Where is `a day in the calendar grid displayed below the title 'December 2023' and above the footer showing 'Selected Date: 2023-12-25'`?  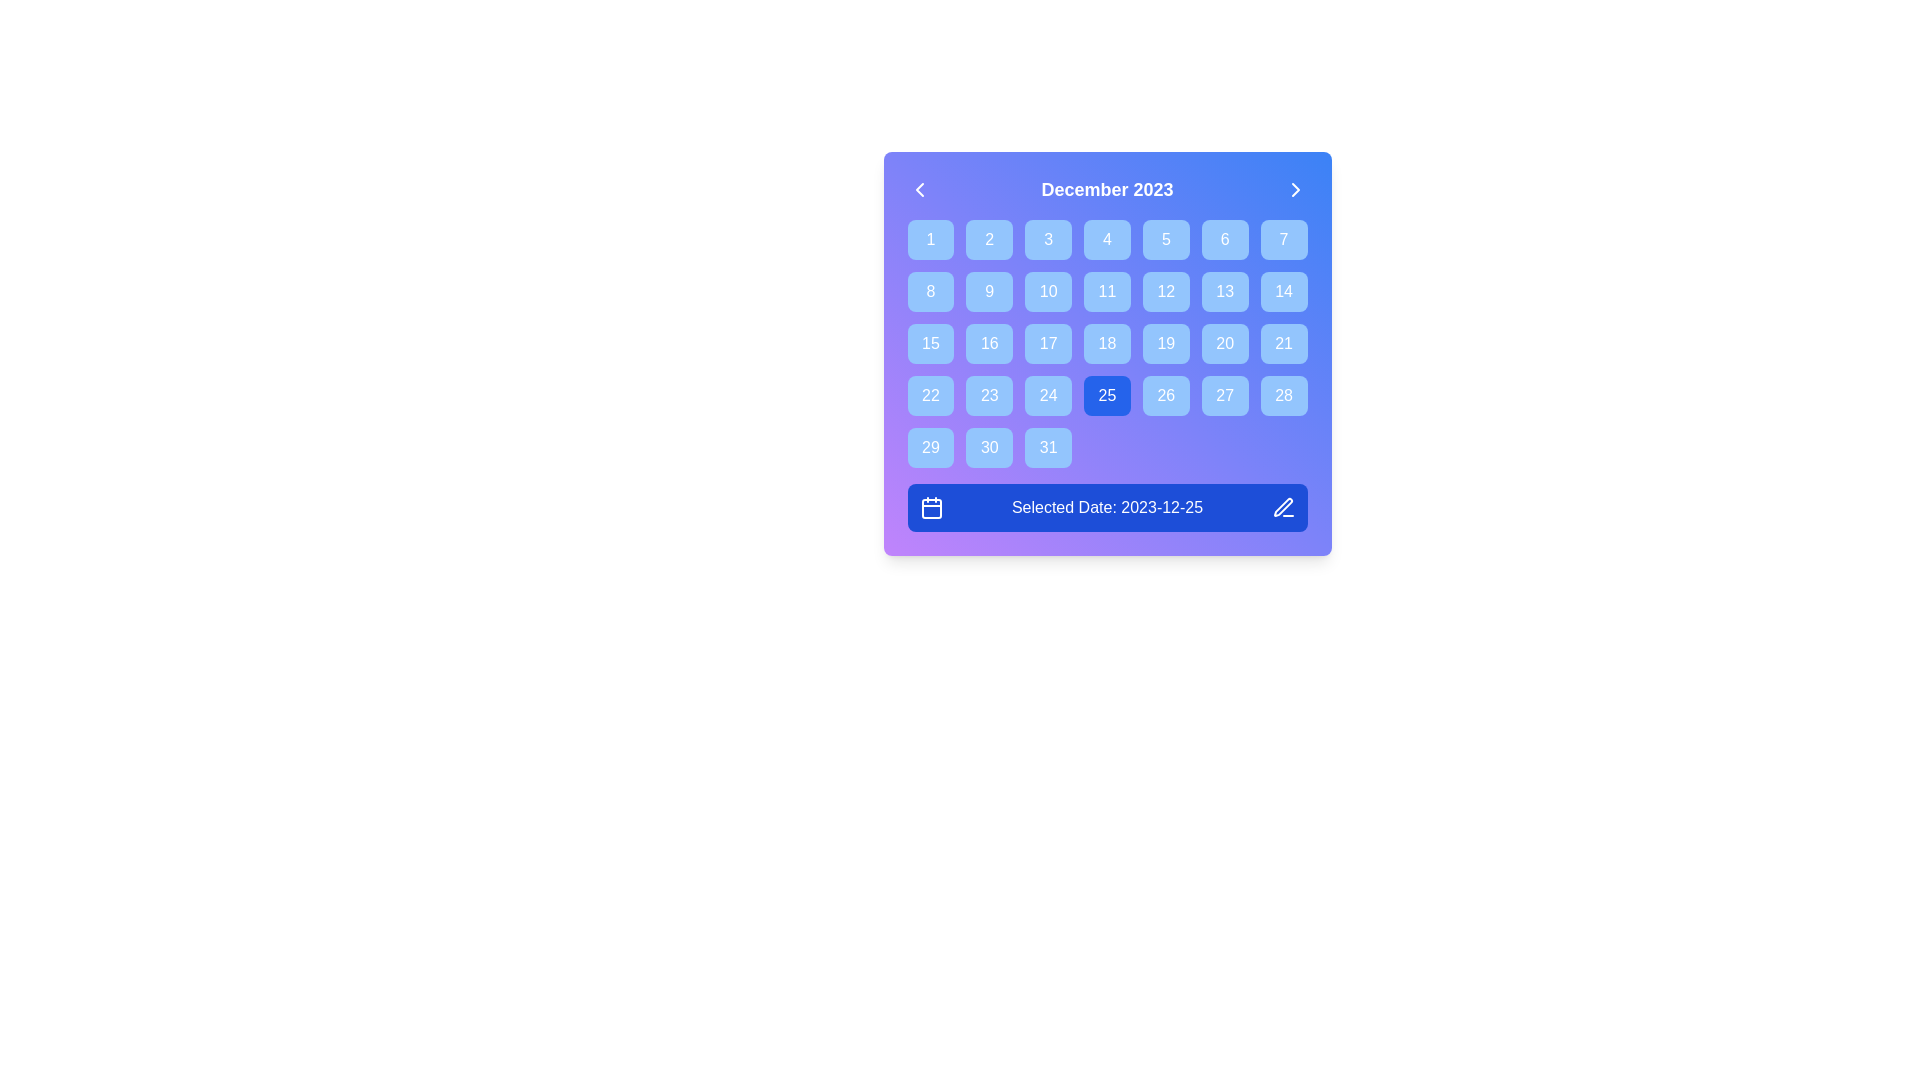 a day in the calendar grid displayed below the title 'December 2023' and above the footer showing 'Selected Date: 2023-12-25' is located at coordinates (1106, 342).